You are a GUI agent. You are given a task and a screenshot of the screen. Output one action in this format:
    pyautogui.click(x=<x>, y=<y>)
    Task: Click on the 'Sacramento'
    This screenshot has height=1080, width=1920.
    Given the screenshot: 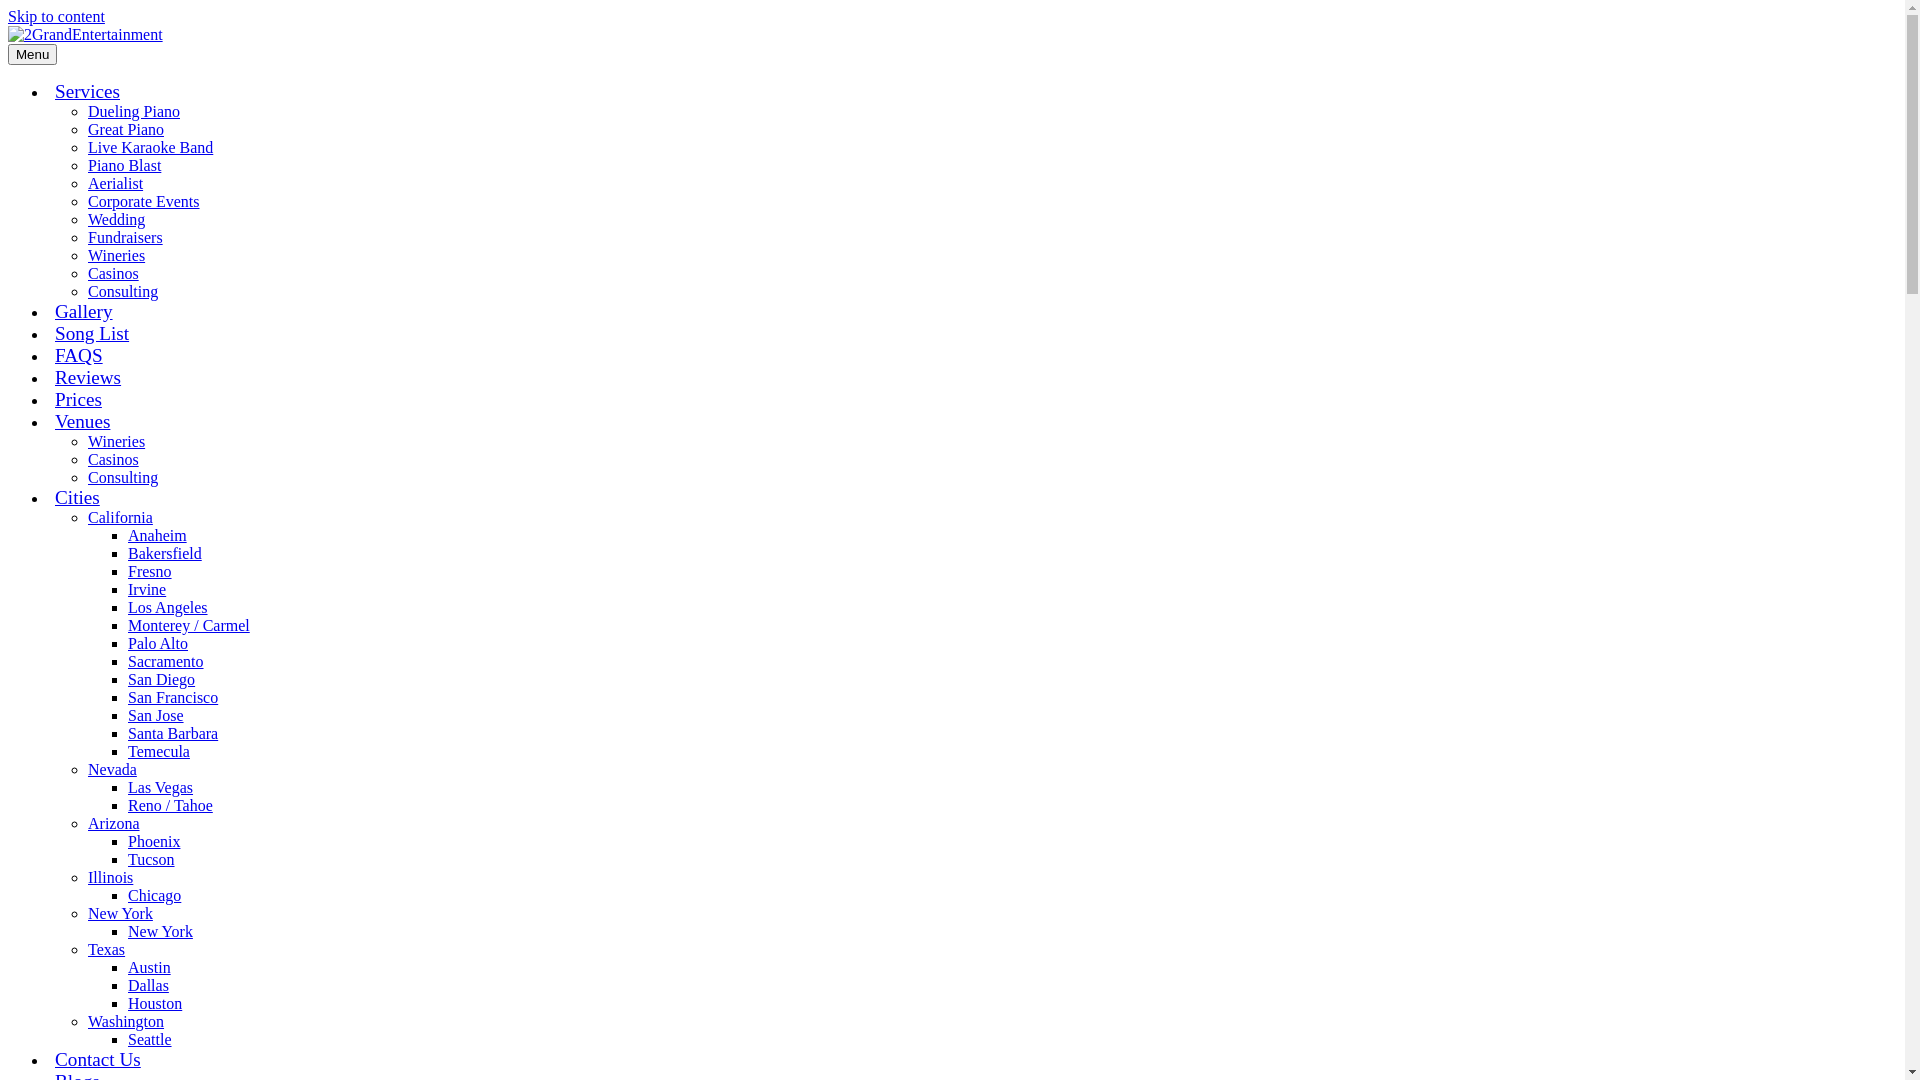 What is the action you would take?
    pyautogui.click(x=166, y=661)
    